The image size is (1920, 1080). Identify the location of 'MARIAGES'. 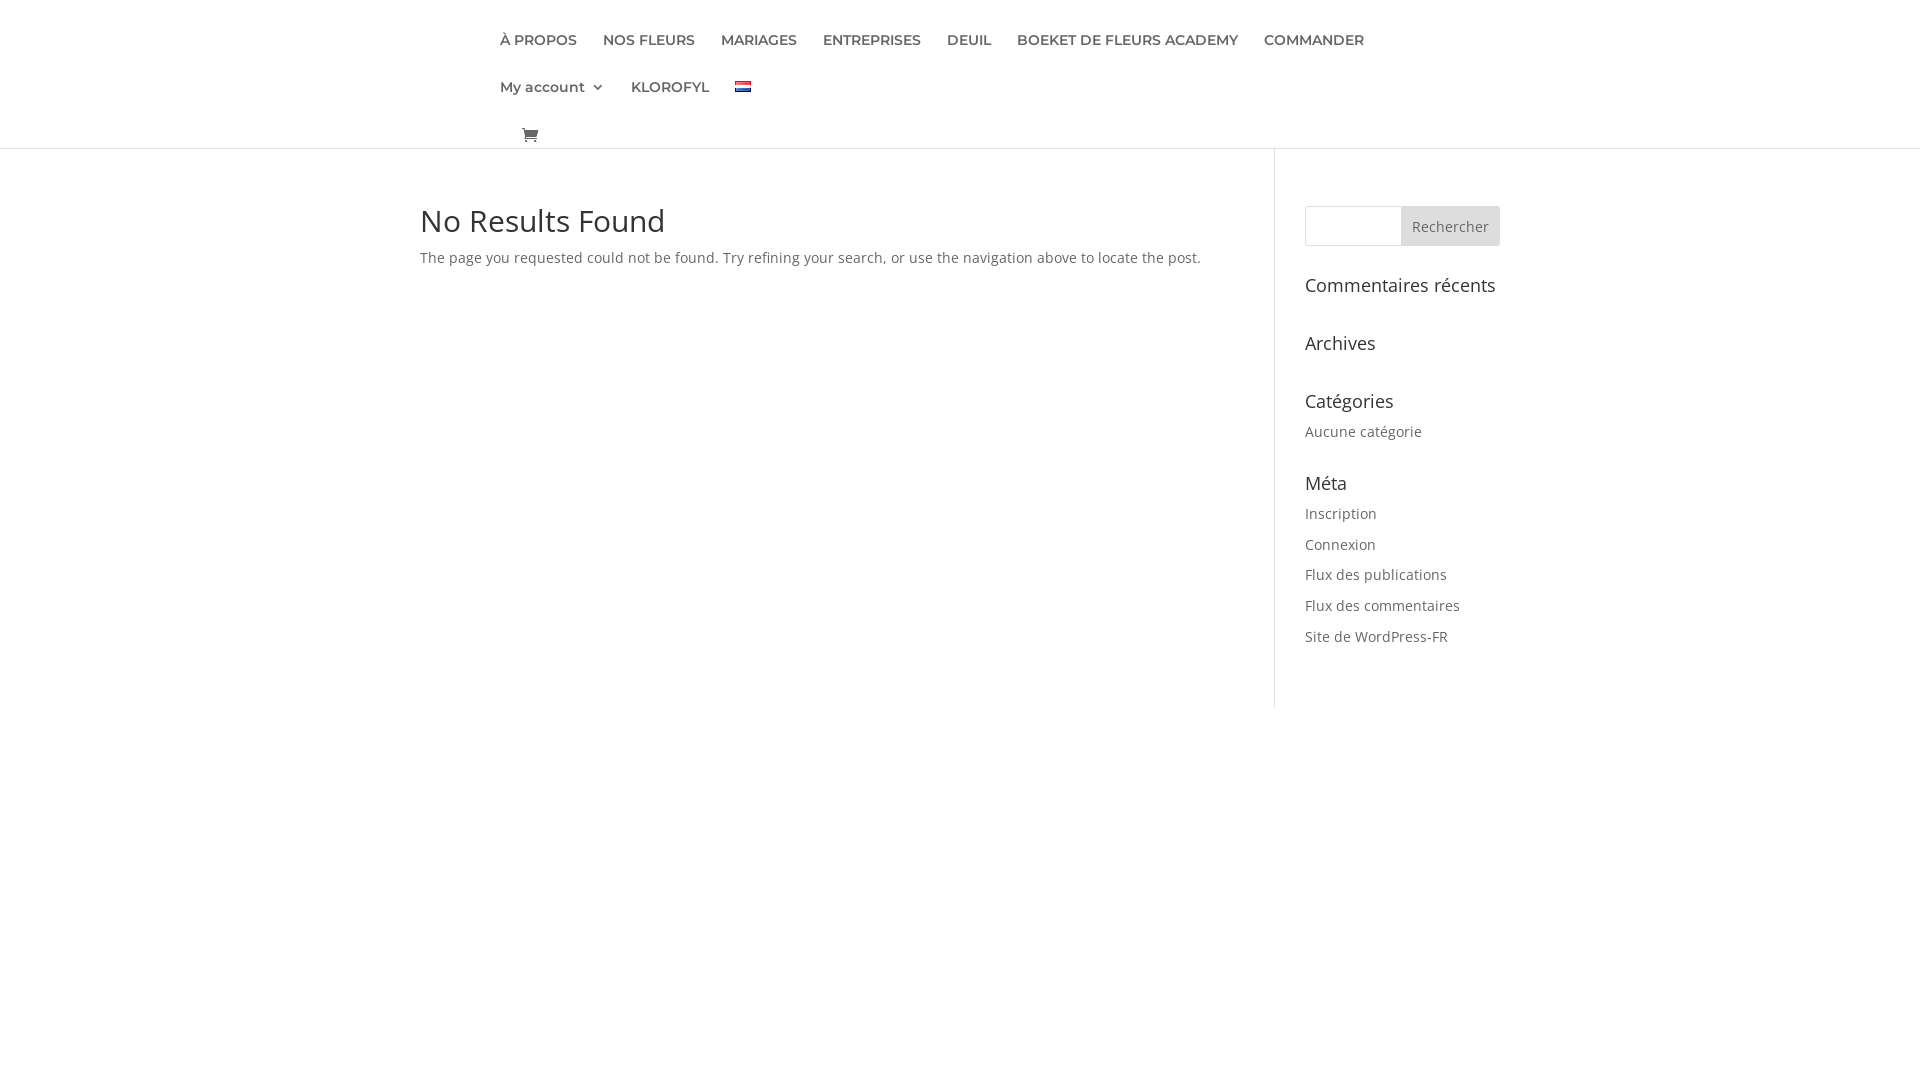
(757, 55).